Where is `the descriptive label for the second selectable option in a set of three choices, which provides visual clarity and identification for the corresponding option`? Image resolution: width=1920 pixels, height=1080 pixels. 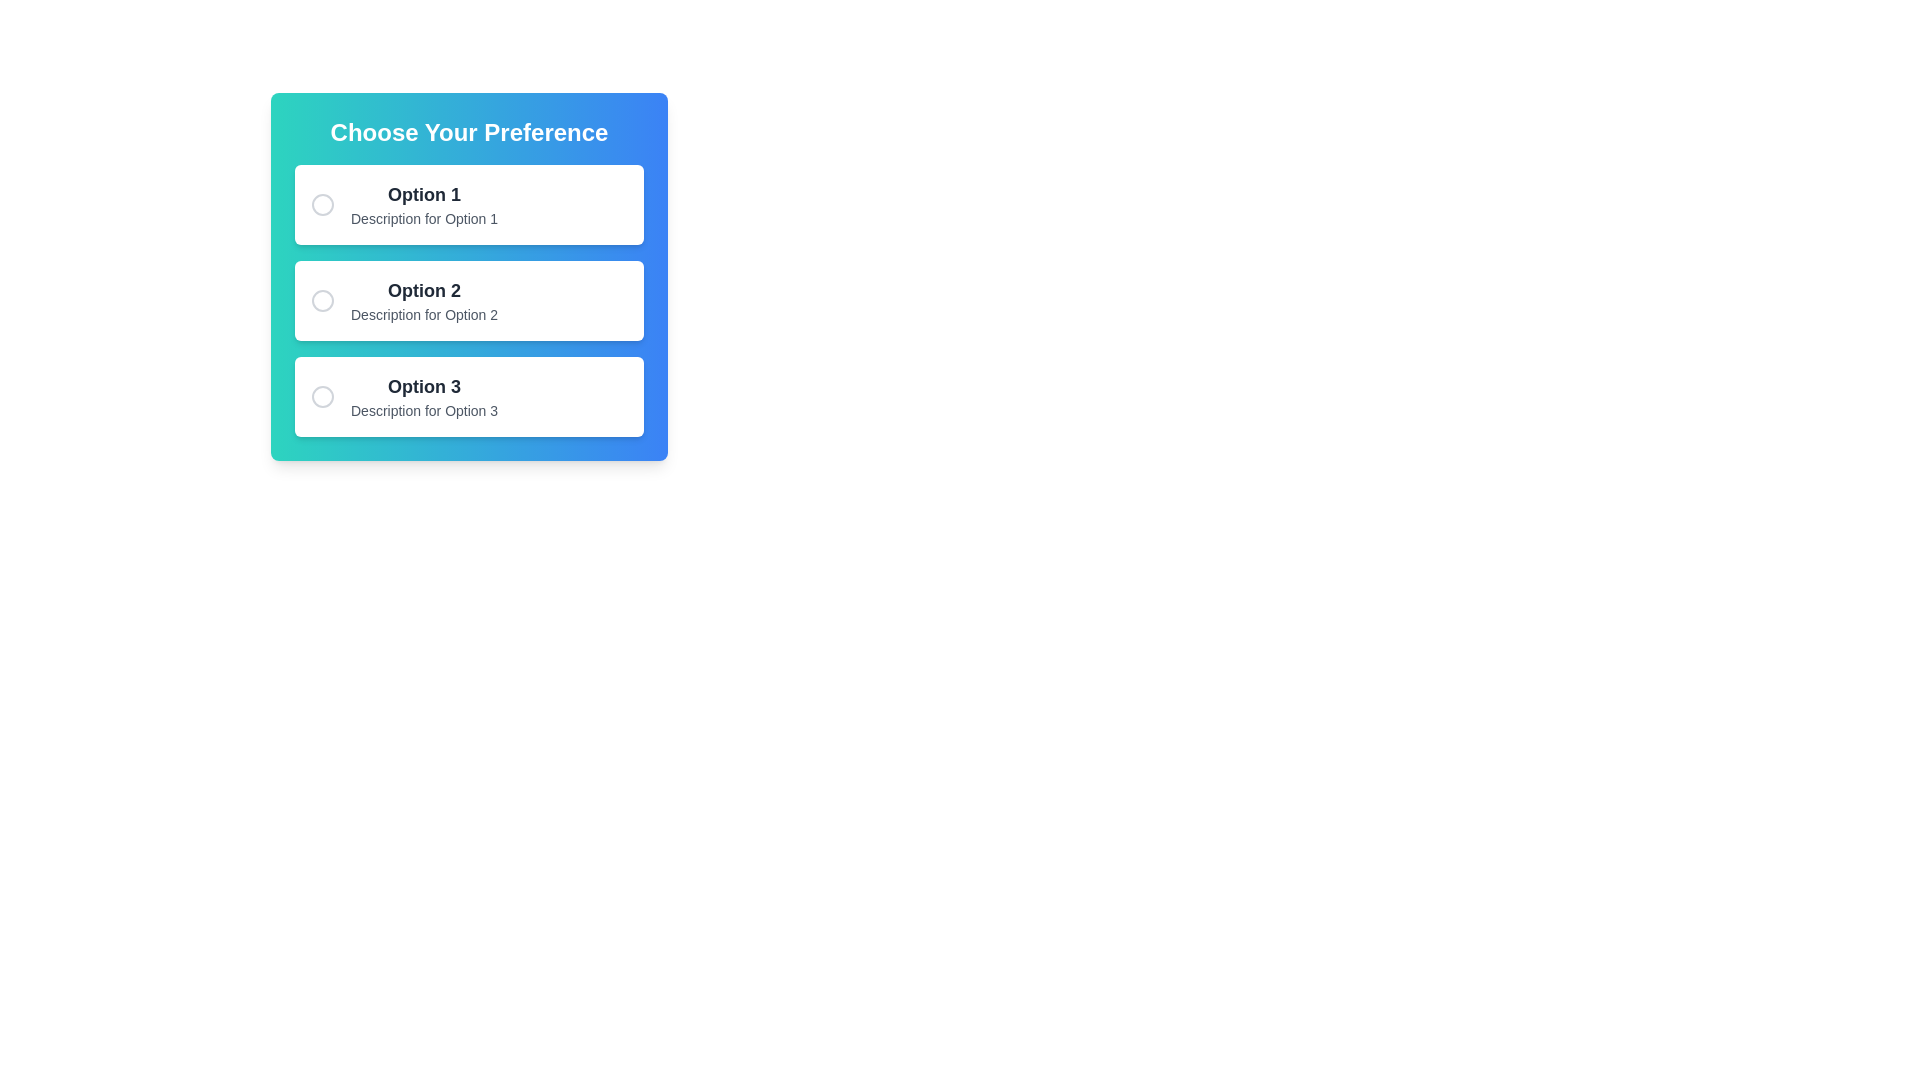 the descriptive label for the second selectable option in a set of three choices, which provides visual clarity and identification for the corresponding option is located at coordinates (423, 290).